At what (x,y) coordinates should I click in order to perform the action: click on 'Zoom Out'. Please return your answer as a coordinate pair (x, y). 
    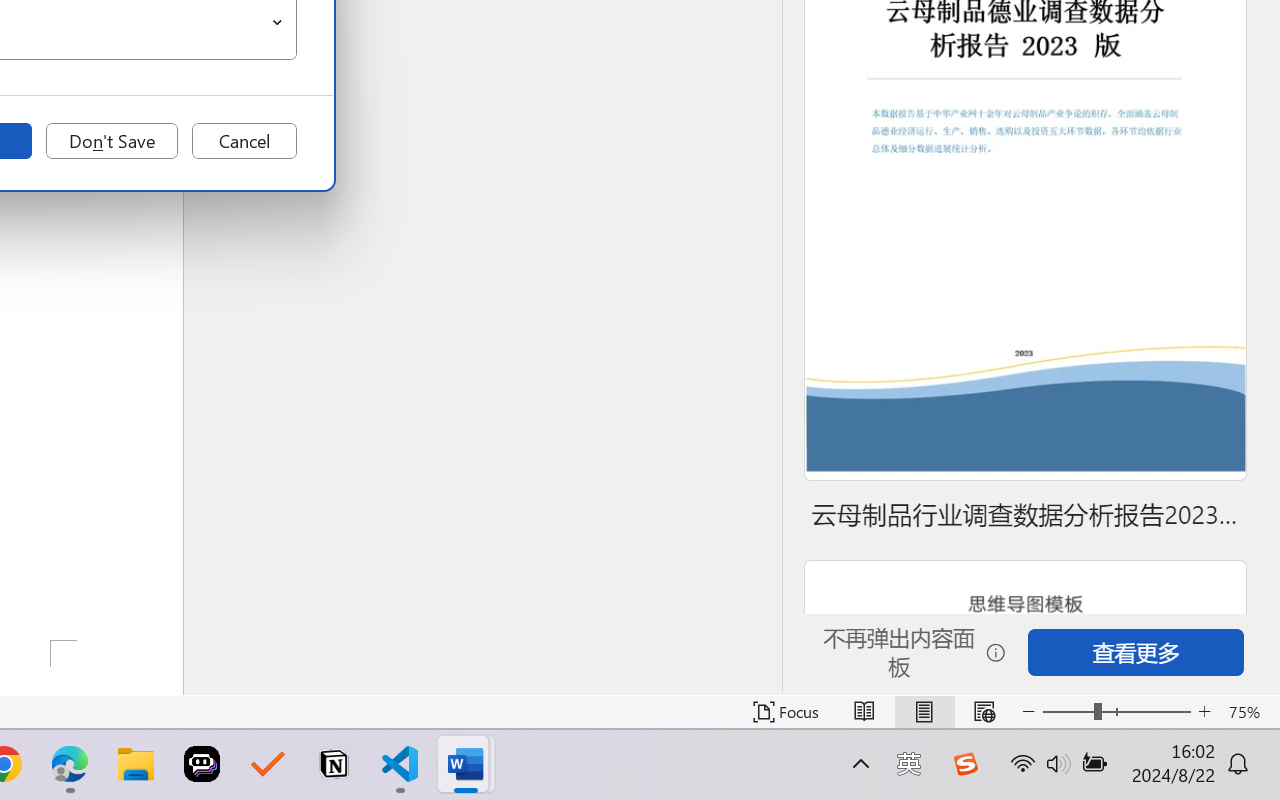
    Looking at the image, I should click on (1067, 711).